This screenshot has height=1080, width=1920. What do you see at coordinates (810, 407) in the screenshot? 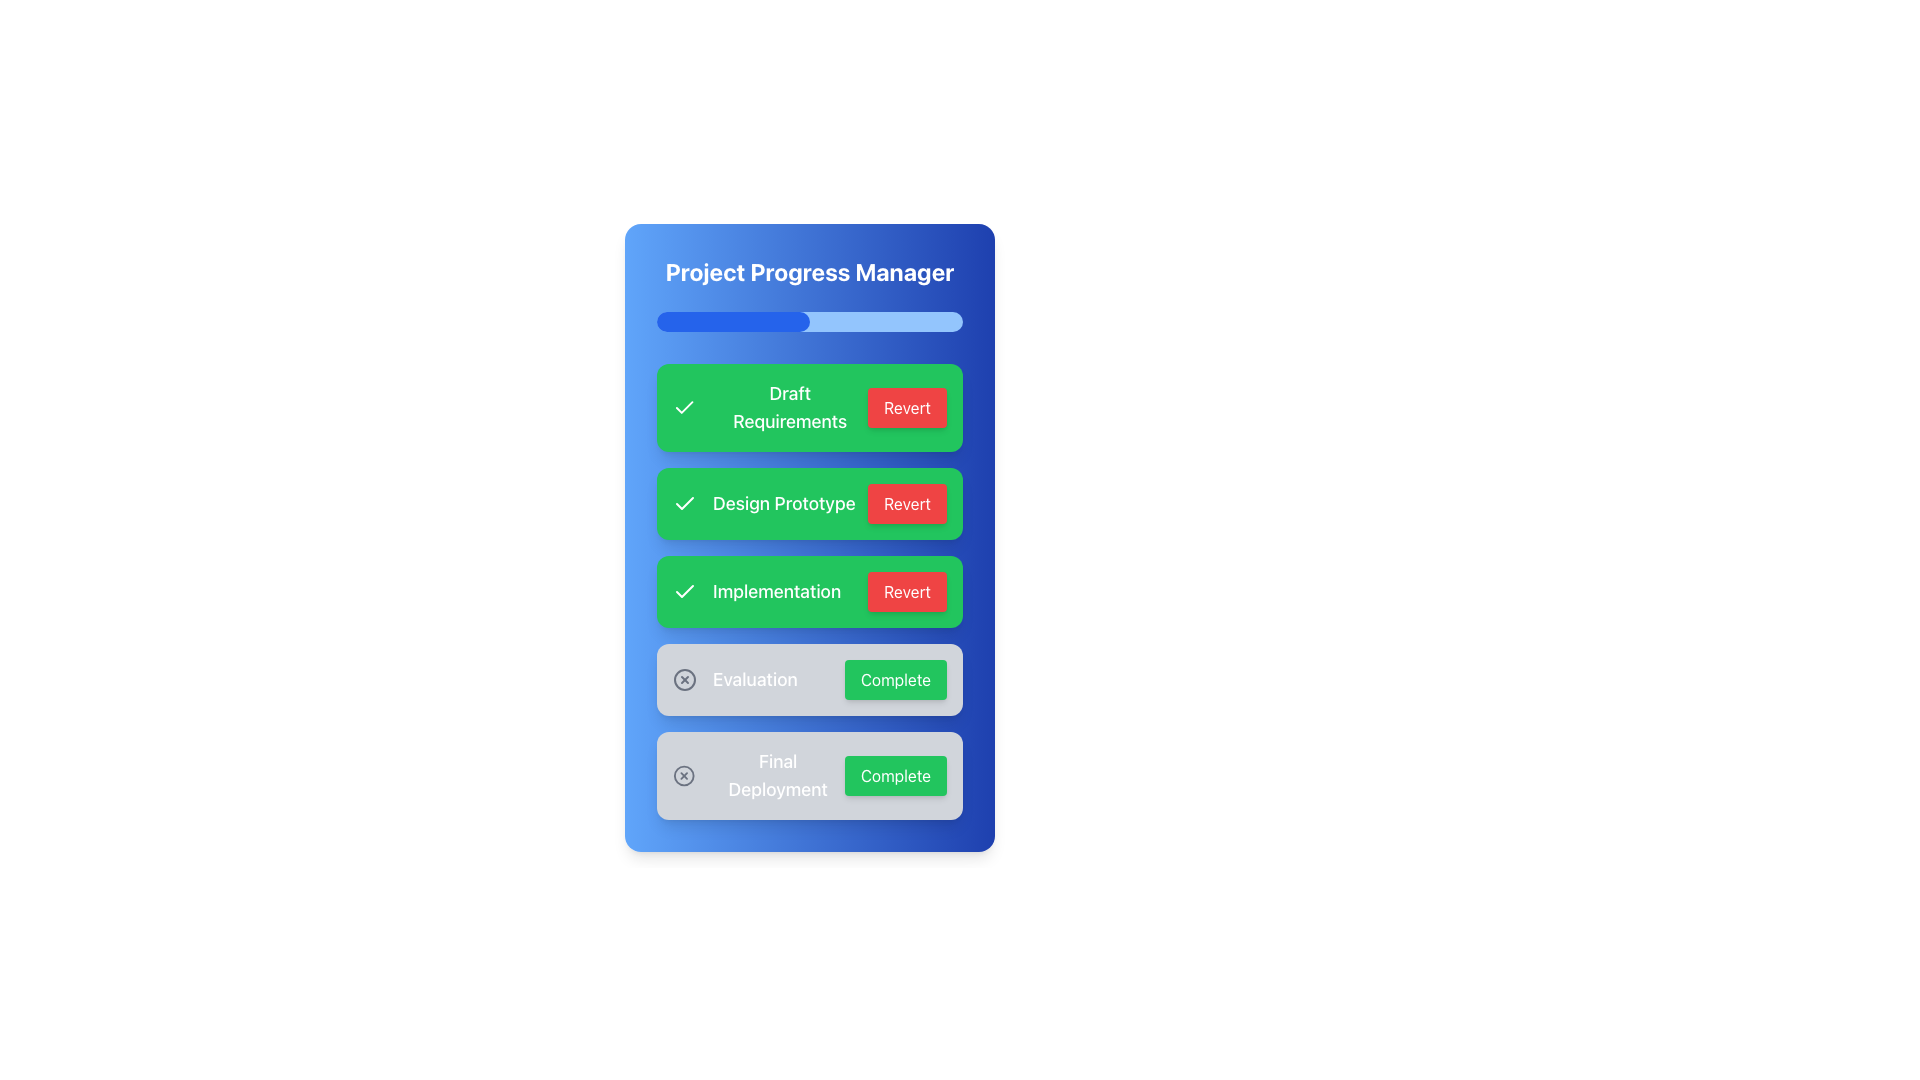
I see `text content of the first item in the project management progress list located in the 'Project Progress Manager' panel` at bounding box center [810, 407].